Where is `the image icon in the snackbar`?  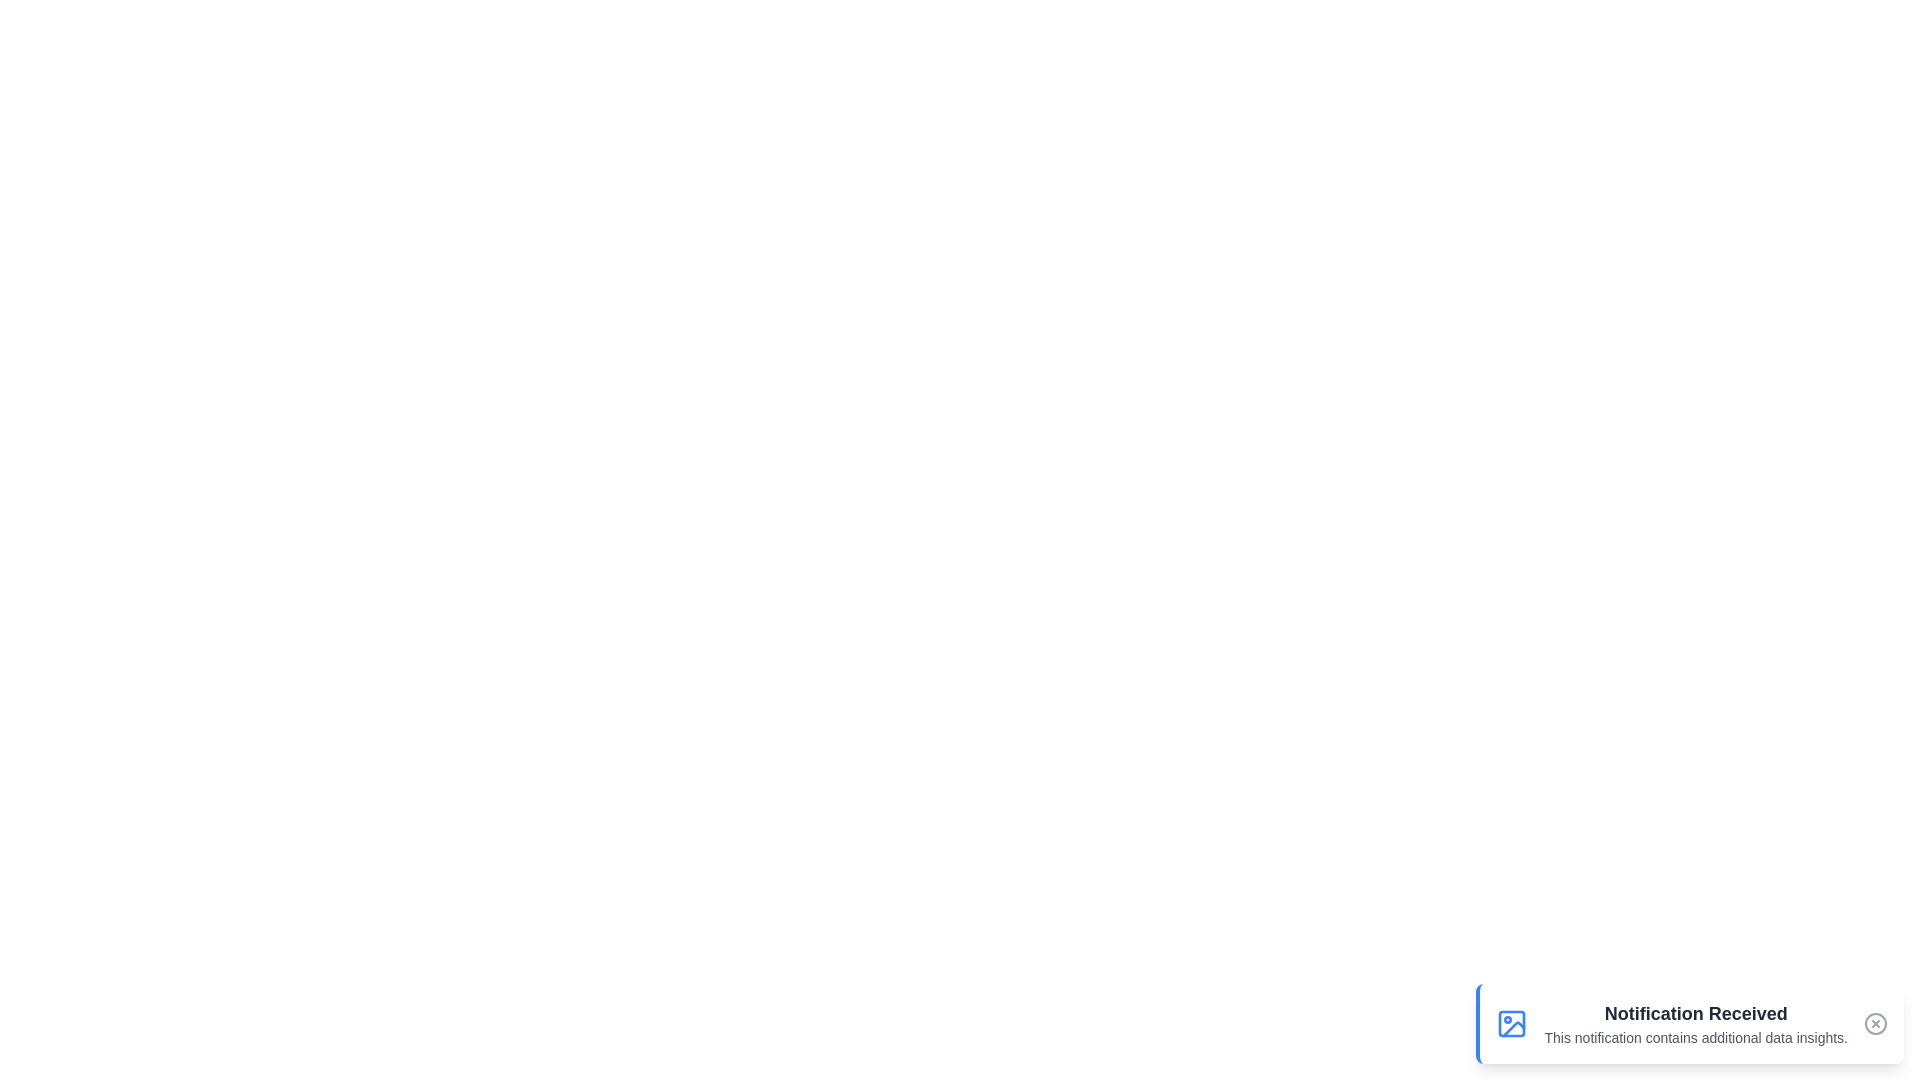 the image icon in the snackbar is located at coordinates (1512, 1023).